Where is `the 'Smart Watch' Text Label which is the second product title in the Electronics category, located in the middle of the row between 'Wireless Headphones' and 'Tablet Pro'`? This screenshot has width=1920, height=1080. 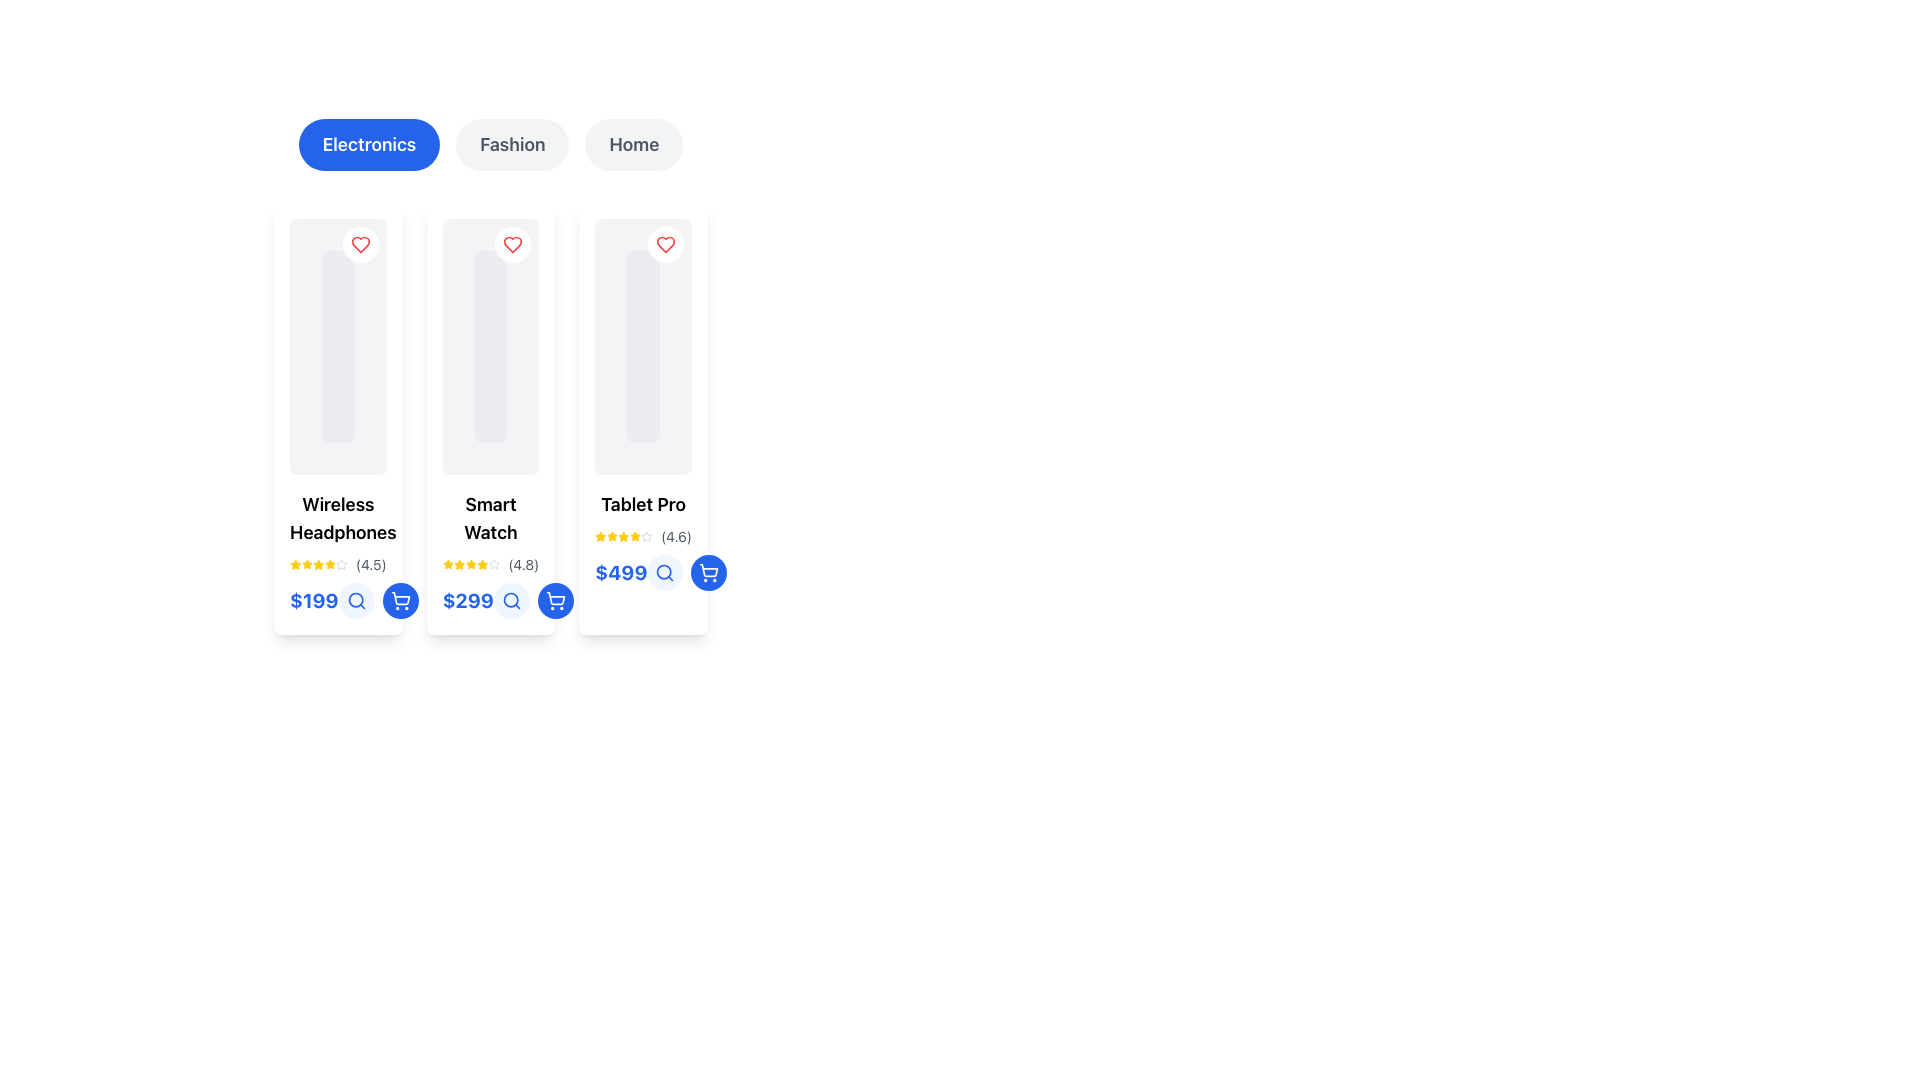 the 'Smart Watch' Text Label which is the second product title in the Electronics category, located in the middle of the row between 'Wireless Headphones' and 'Tablet Pro' is located at coordinates (490, 518).